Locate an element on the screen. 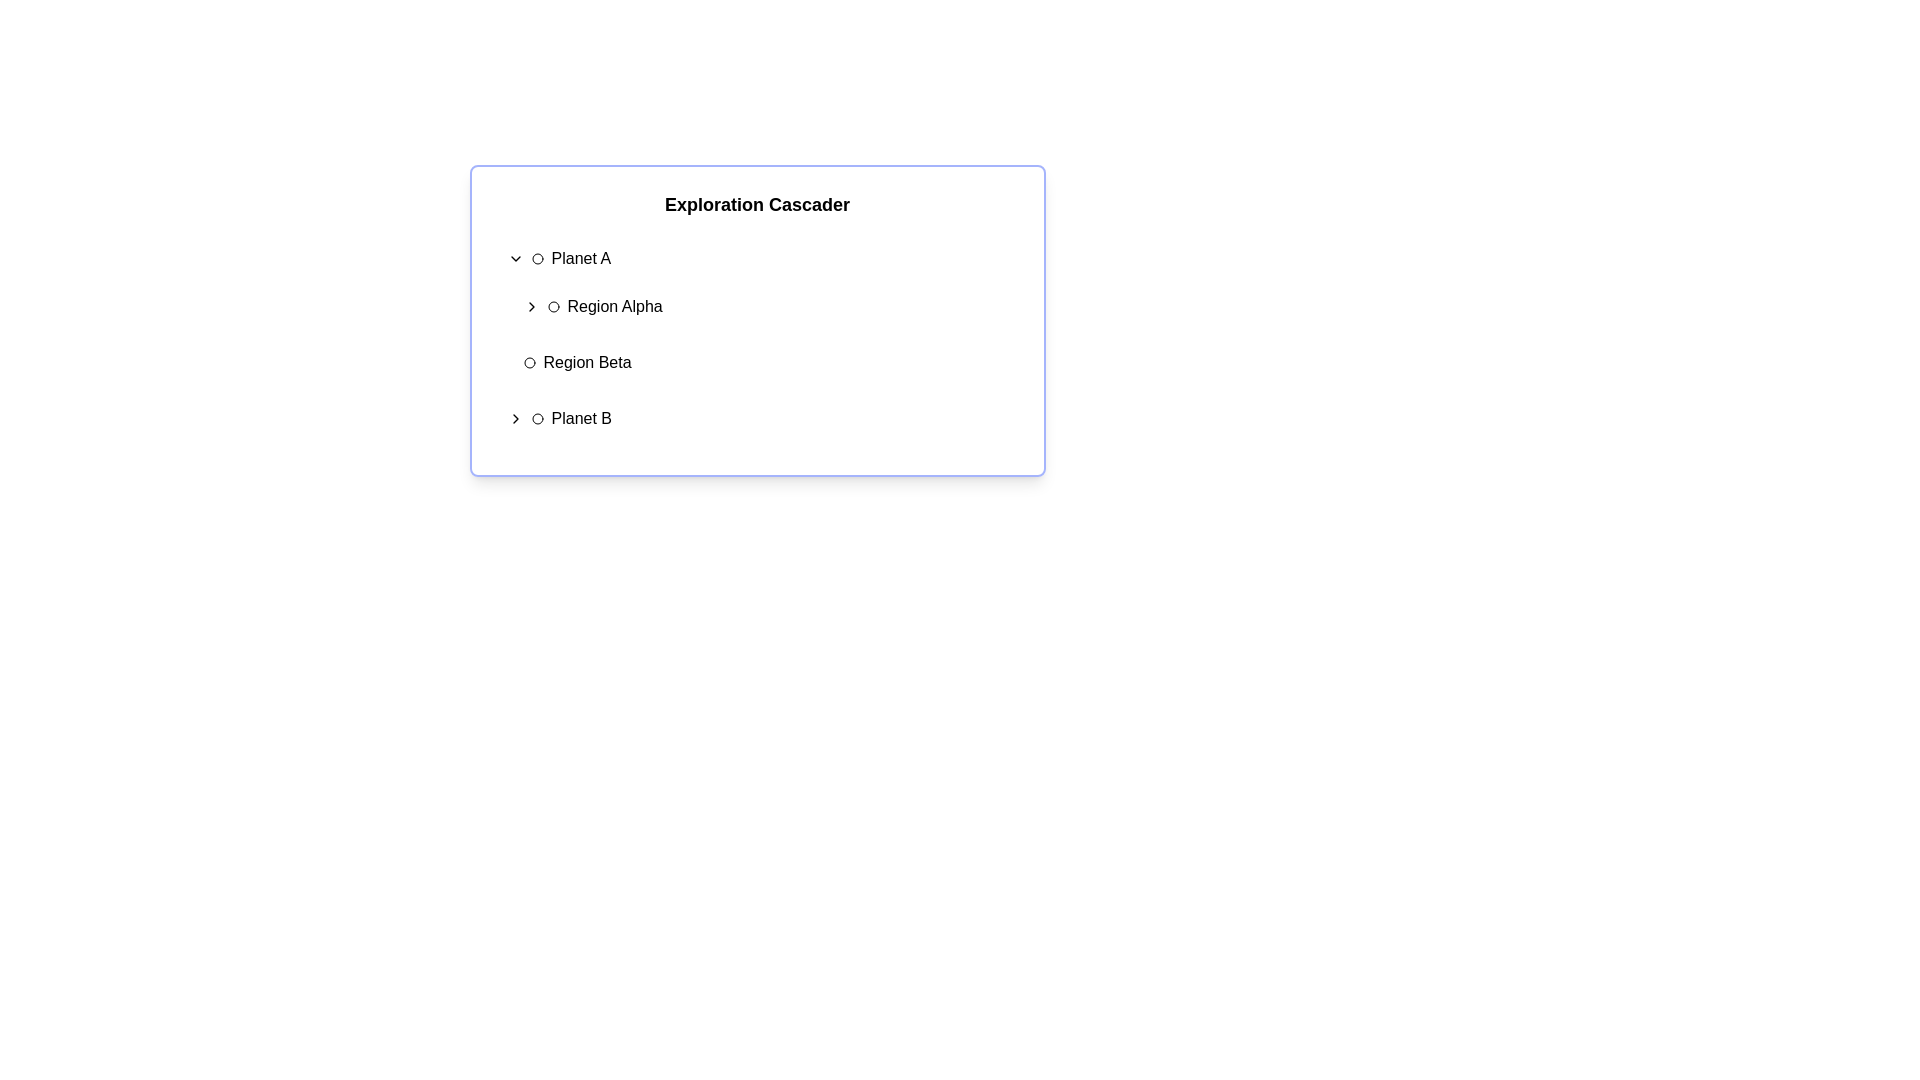 The height and width of the screenshot is (1080, 1920). the Icon (circle outline) associated with the label 'Planet B' is located at coordinates (537, 418).